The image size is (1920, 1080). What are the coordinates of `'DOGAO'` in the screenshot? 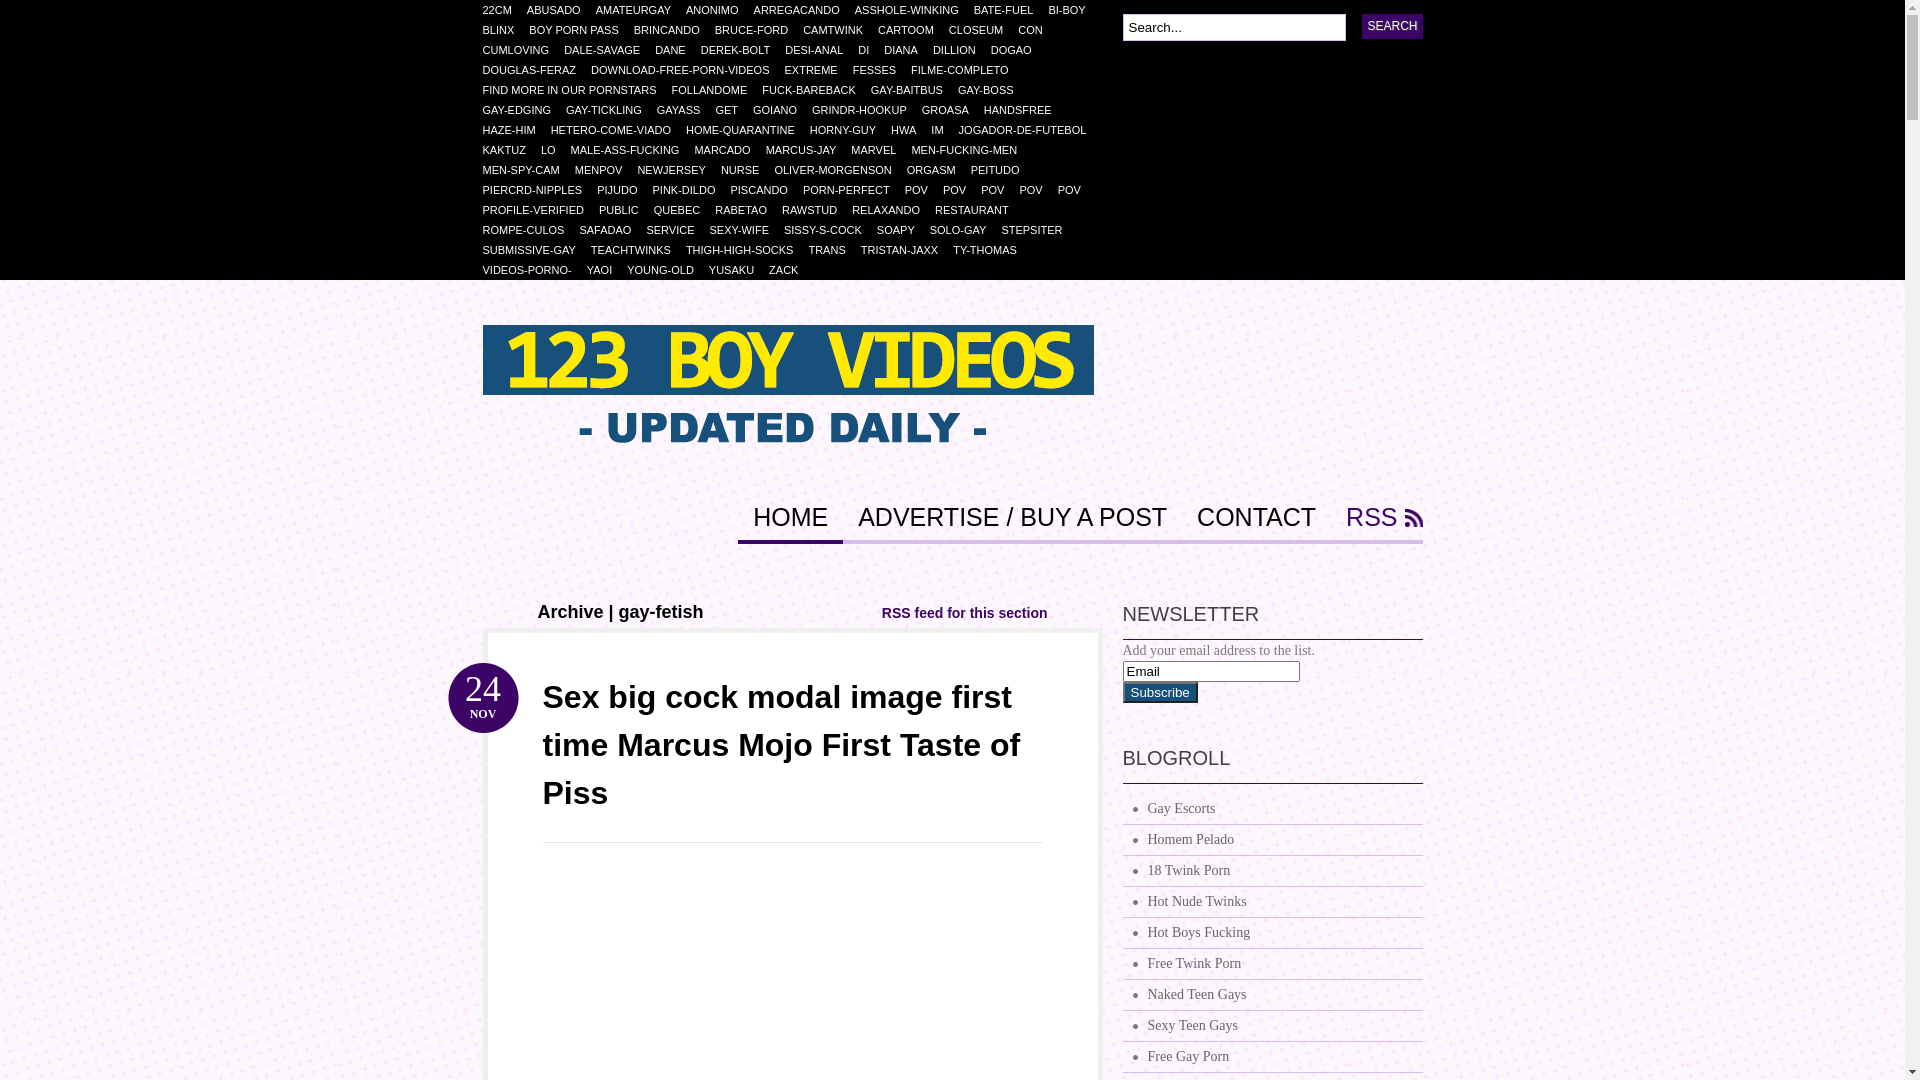 It's located at (1018, 49).